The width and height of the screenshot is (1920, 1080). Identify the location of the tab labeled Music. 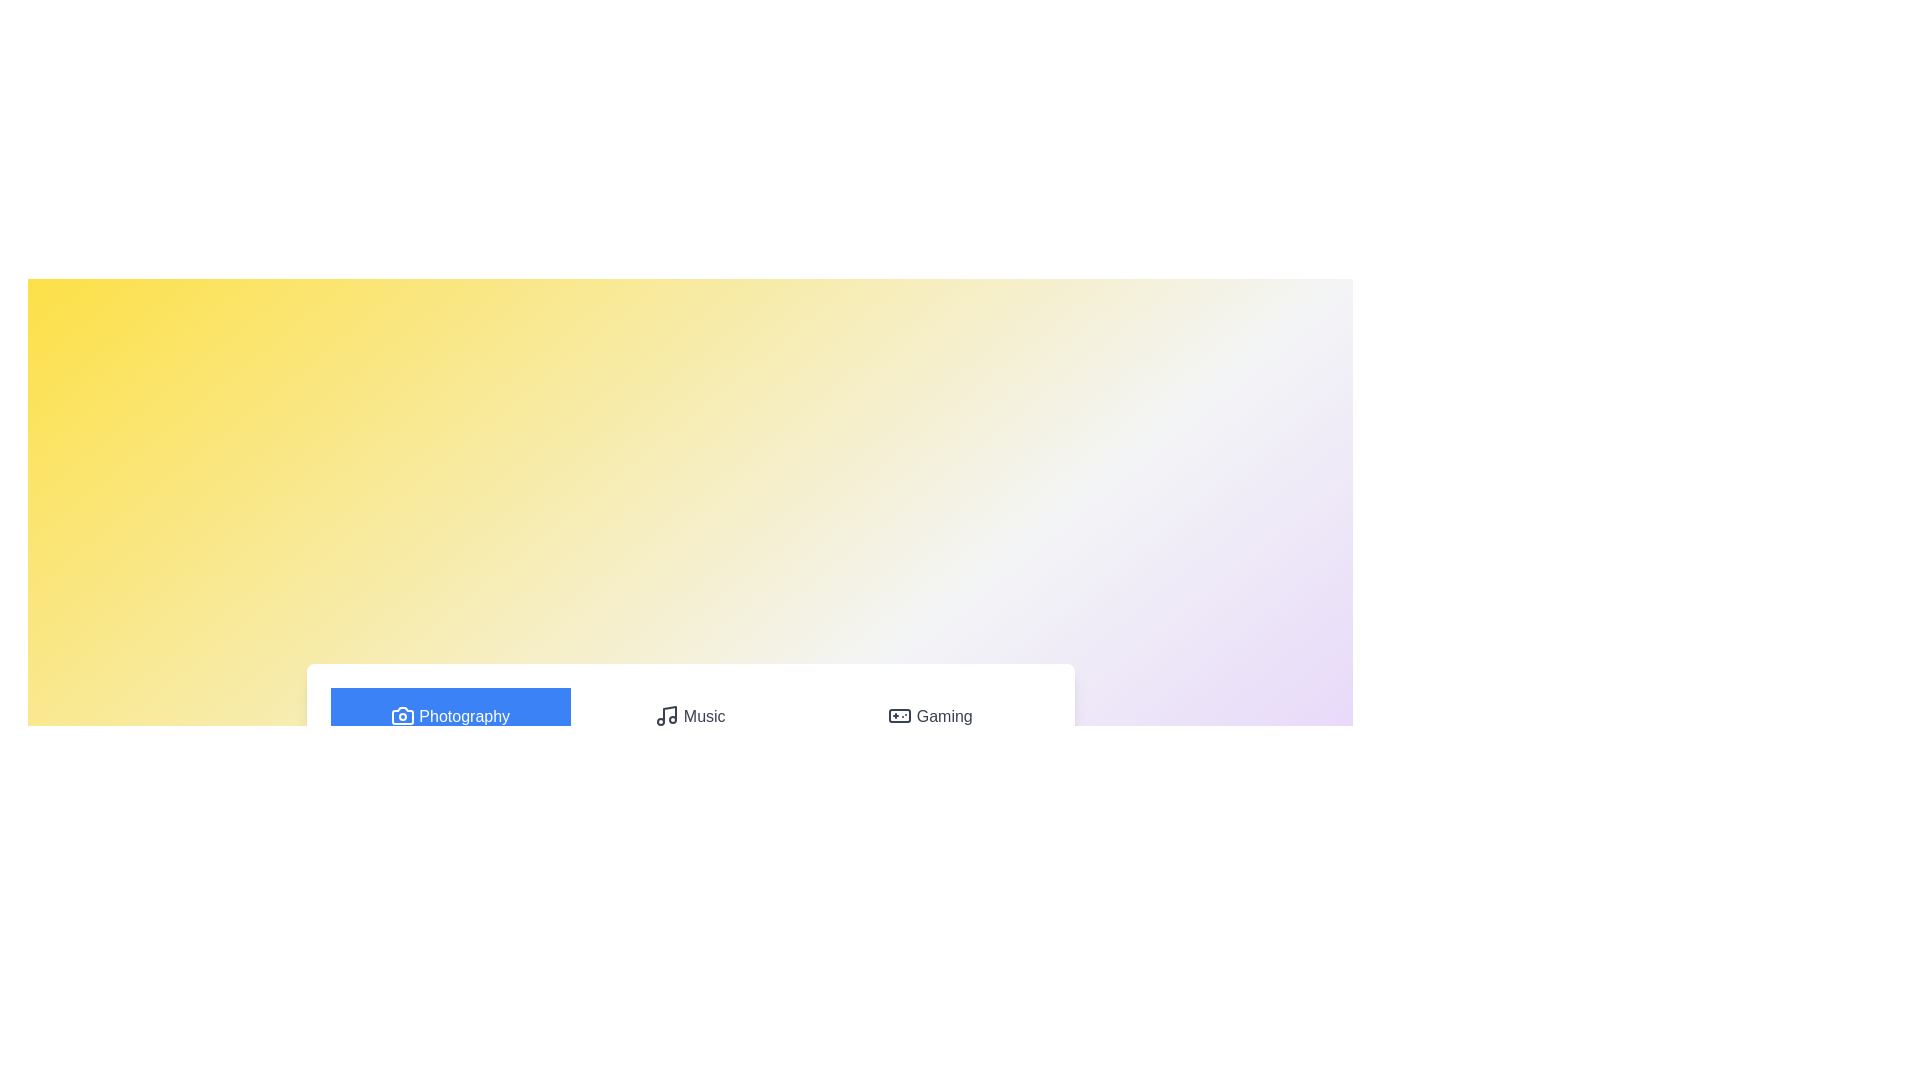
(690, 716).